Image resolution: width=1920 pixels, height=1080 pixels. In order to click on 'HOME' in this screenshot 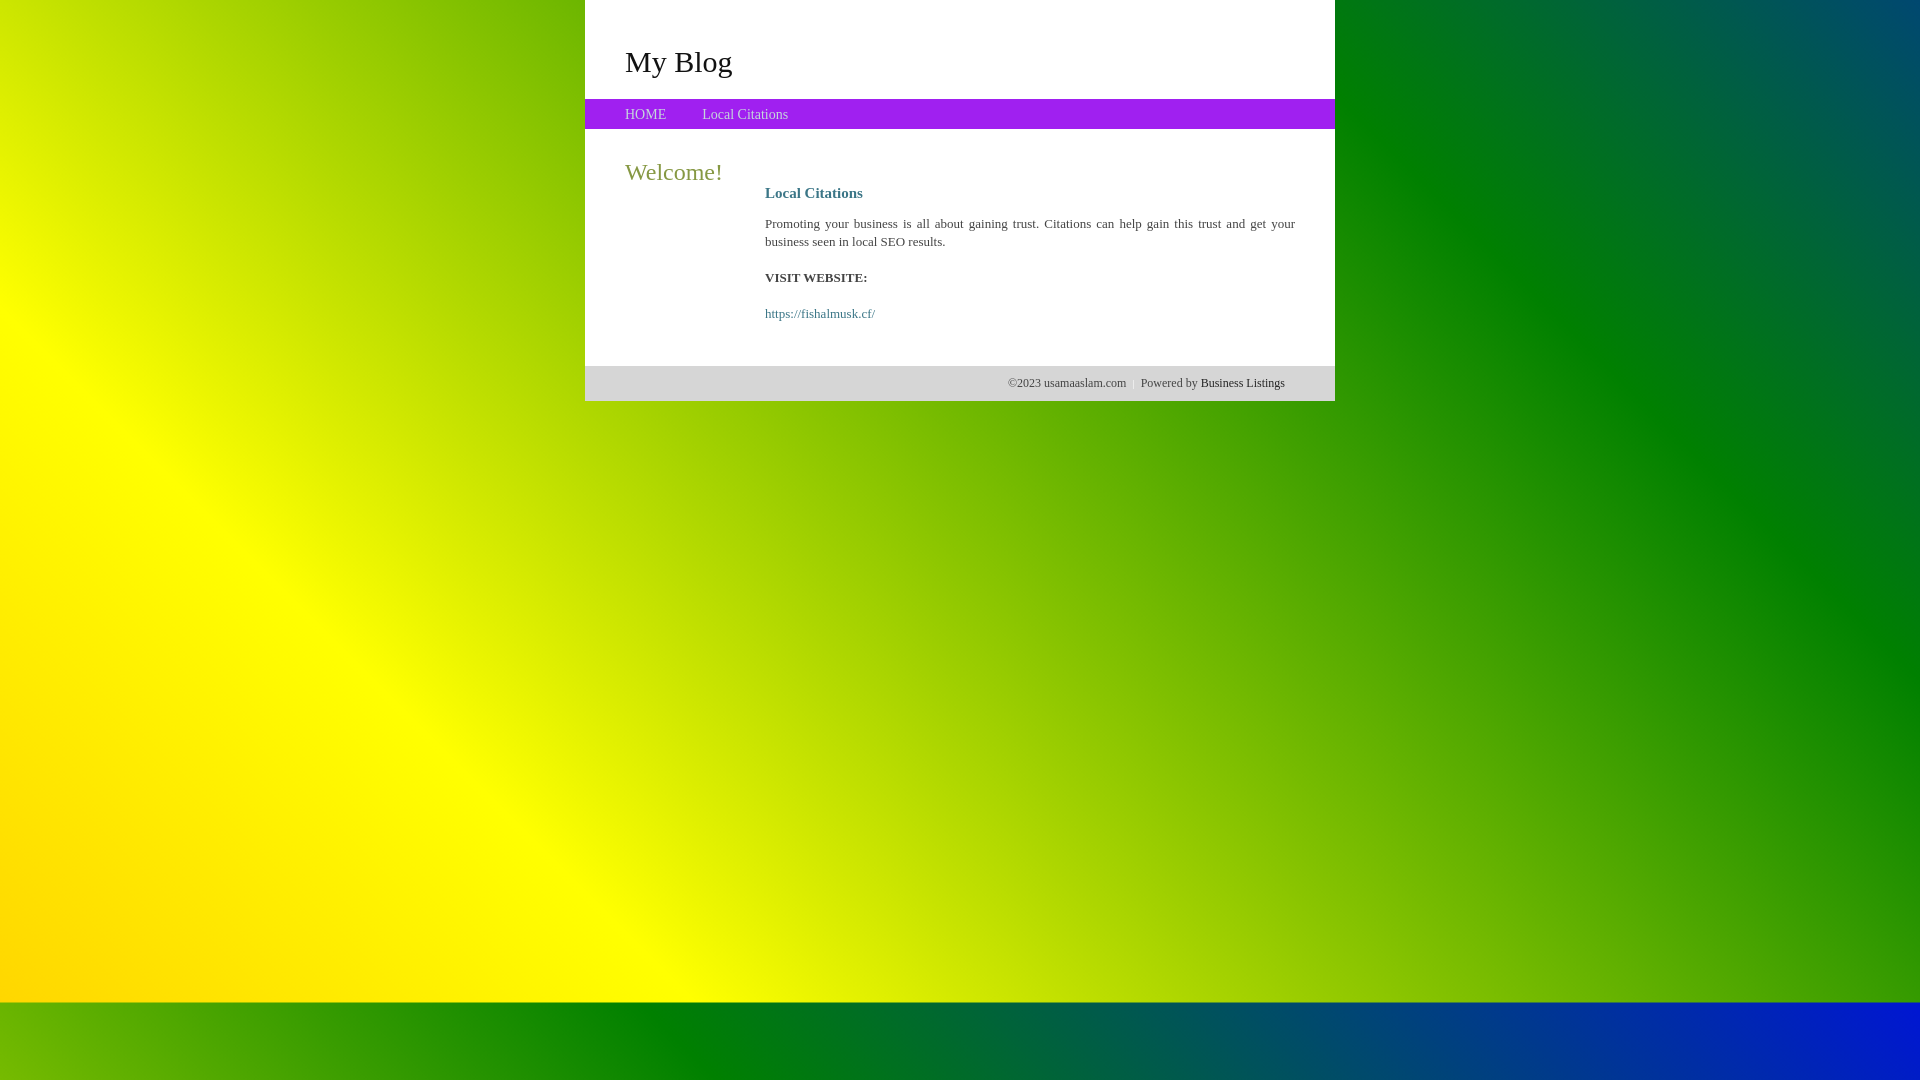, I will do `click(623, 114)`.